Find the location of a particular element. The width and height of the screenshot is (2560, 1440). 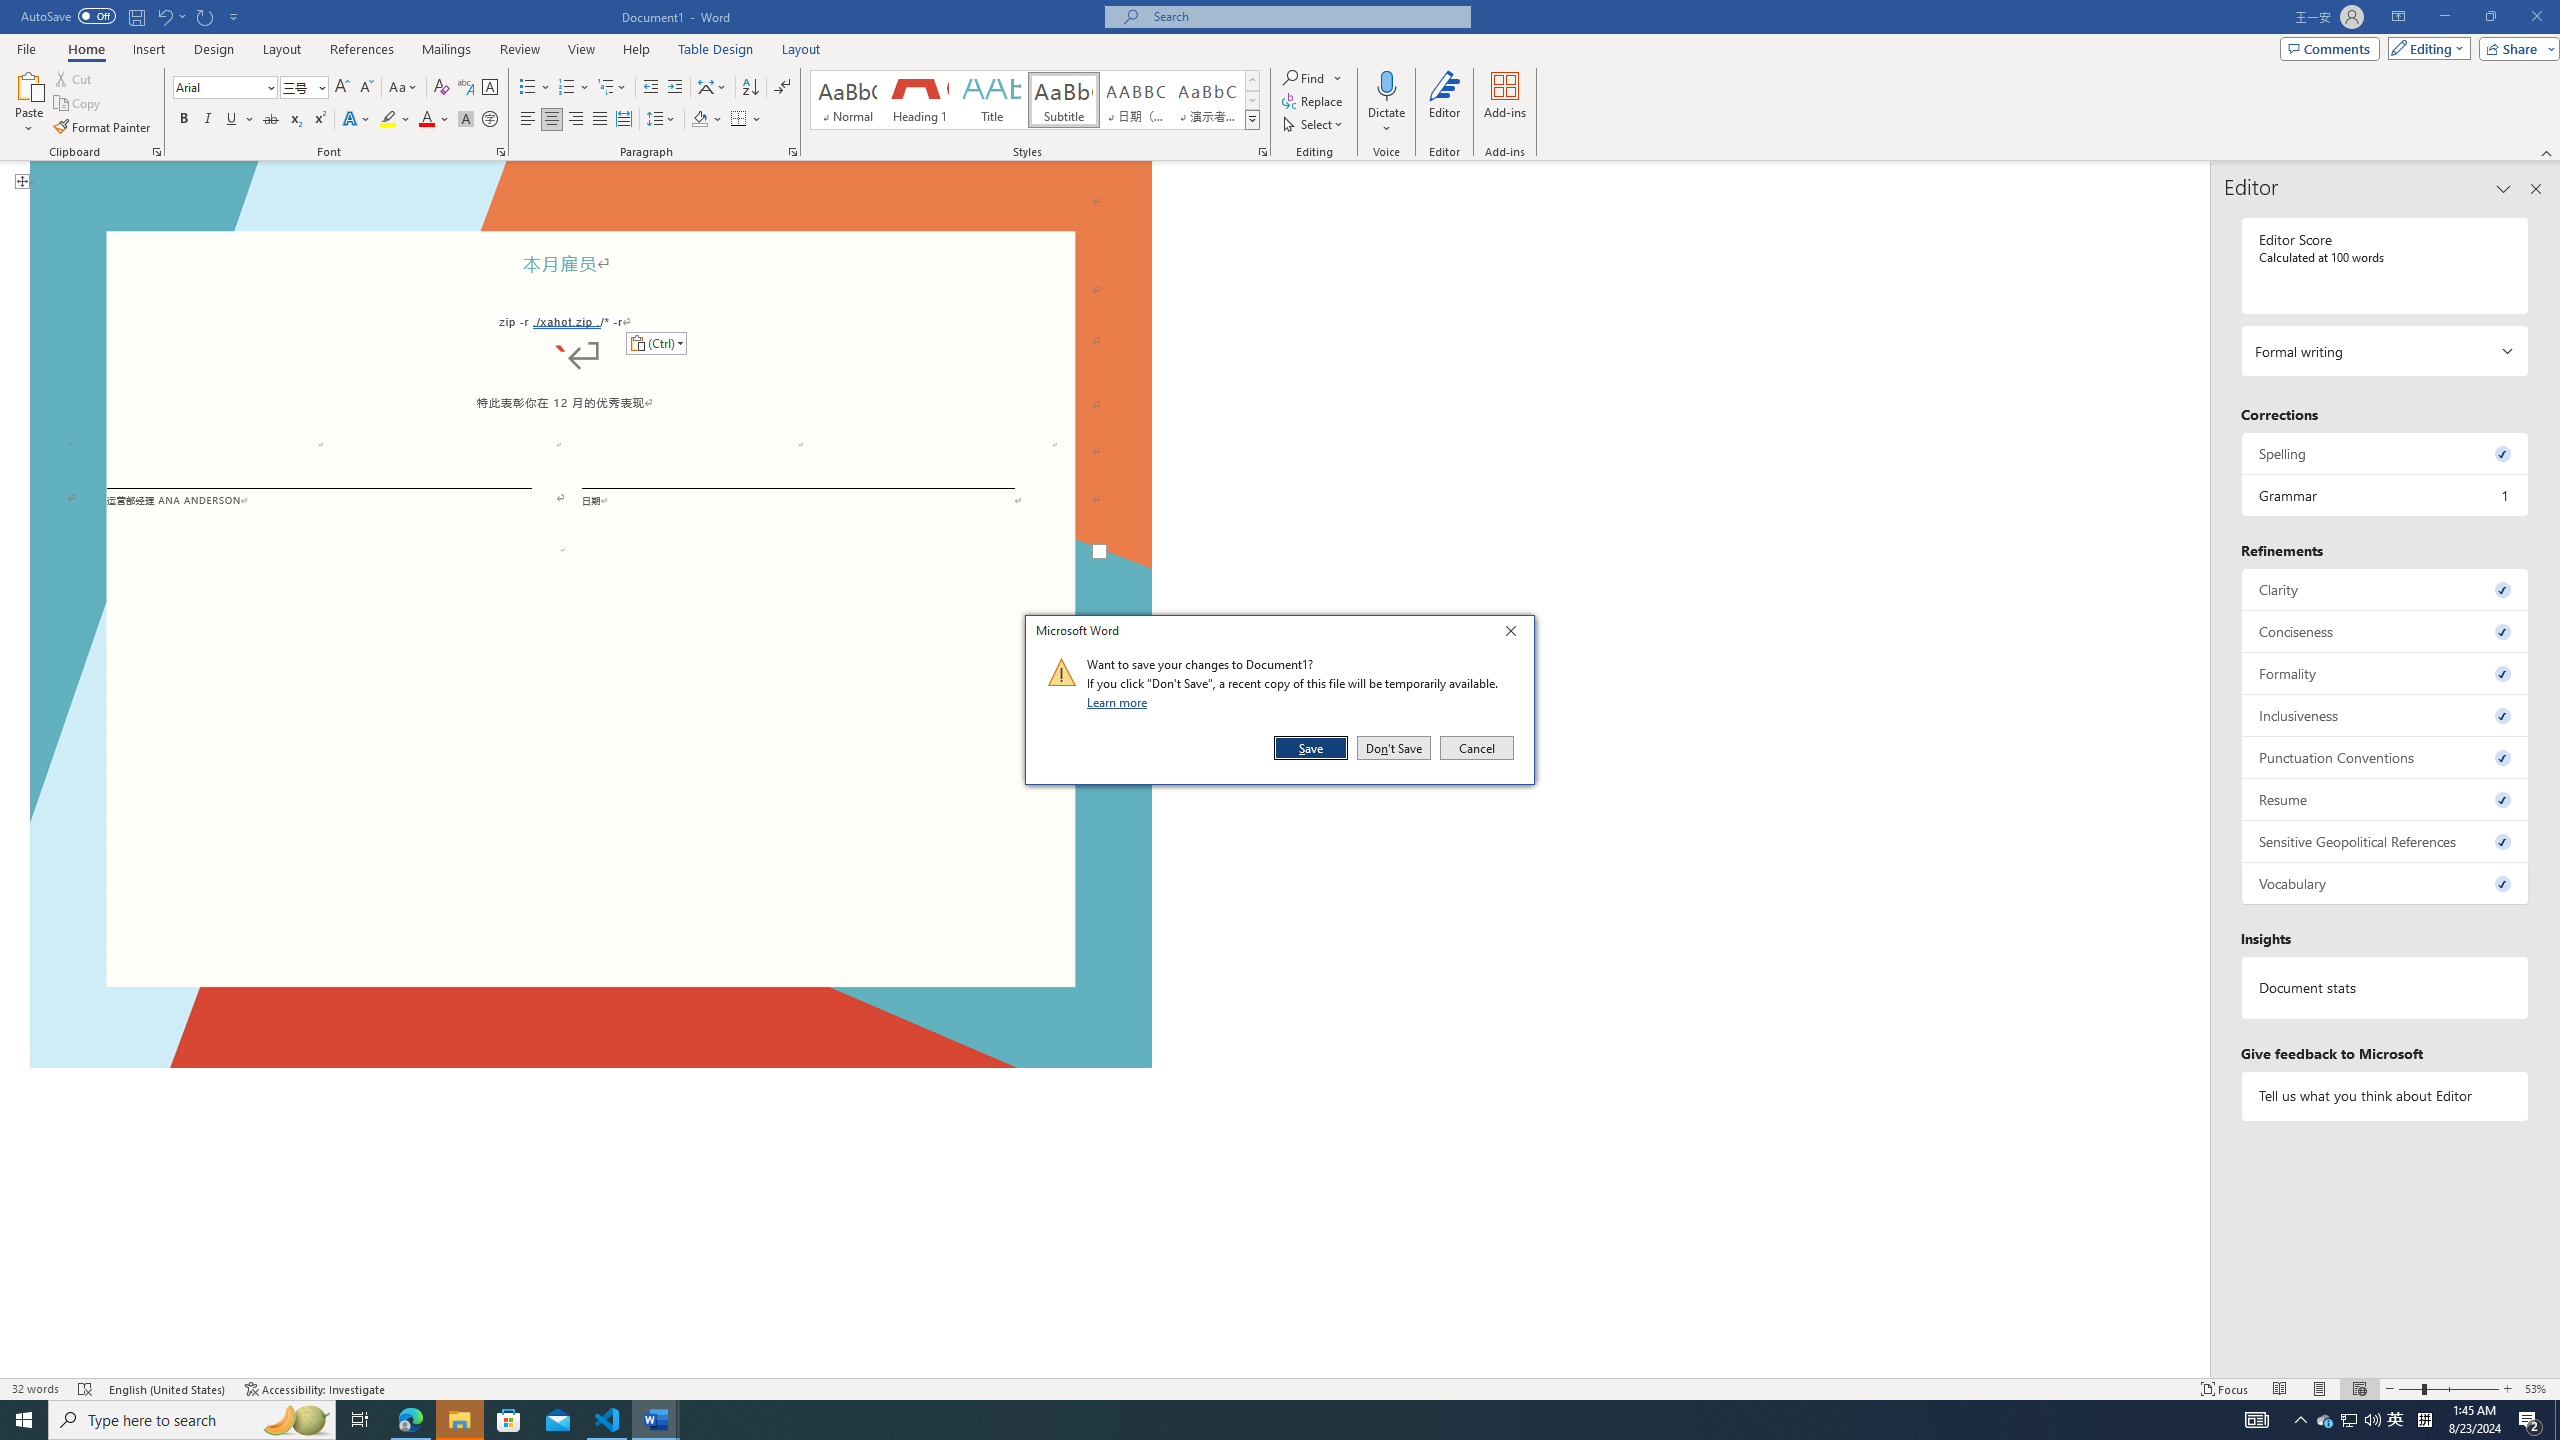

'Multilevel List' is located at coordinates (611, 87).